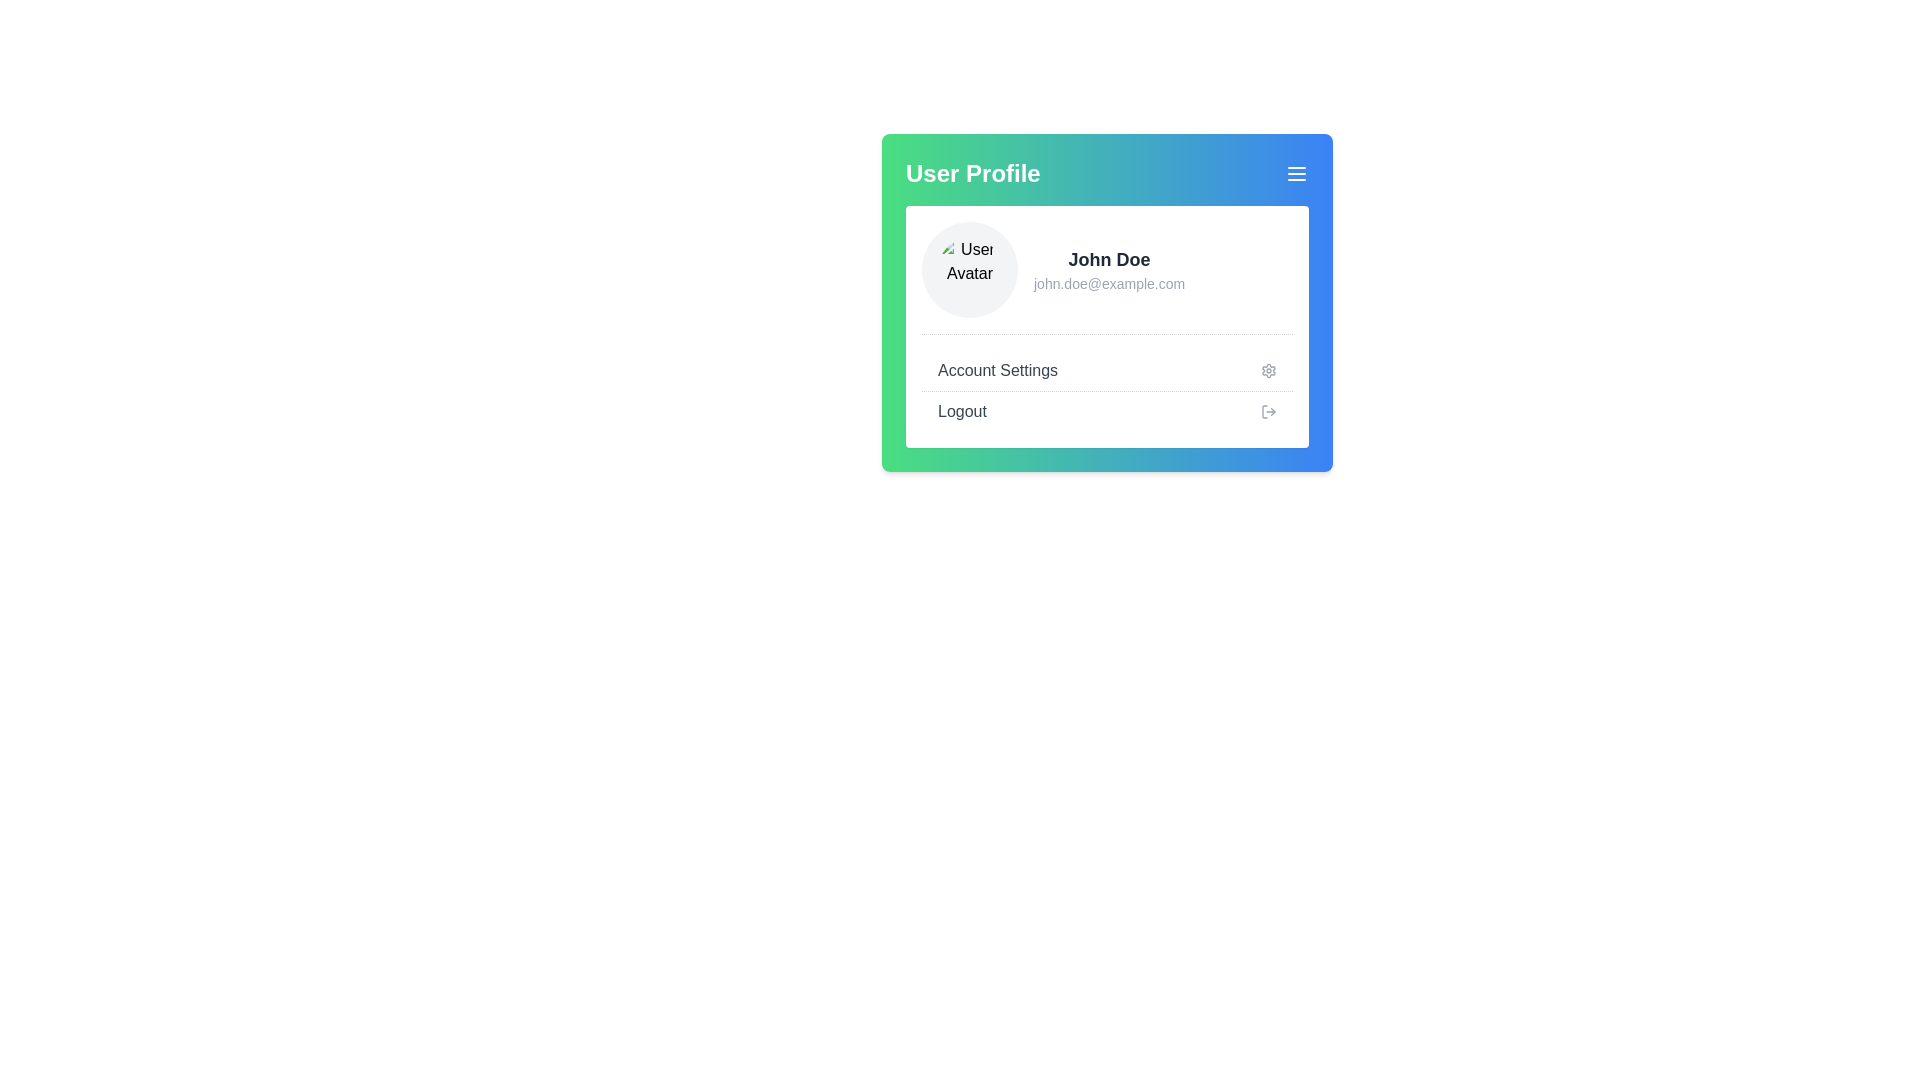 This screenshot has height=1080, width=1920. What do you see at coordinates (1106, 370) in the screenshot?
I see `the Interactive menu item, which is the first item in the dropdown menu below the user's profile details` at bounding box center [1106, 370].